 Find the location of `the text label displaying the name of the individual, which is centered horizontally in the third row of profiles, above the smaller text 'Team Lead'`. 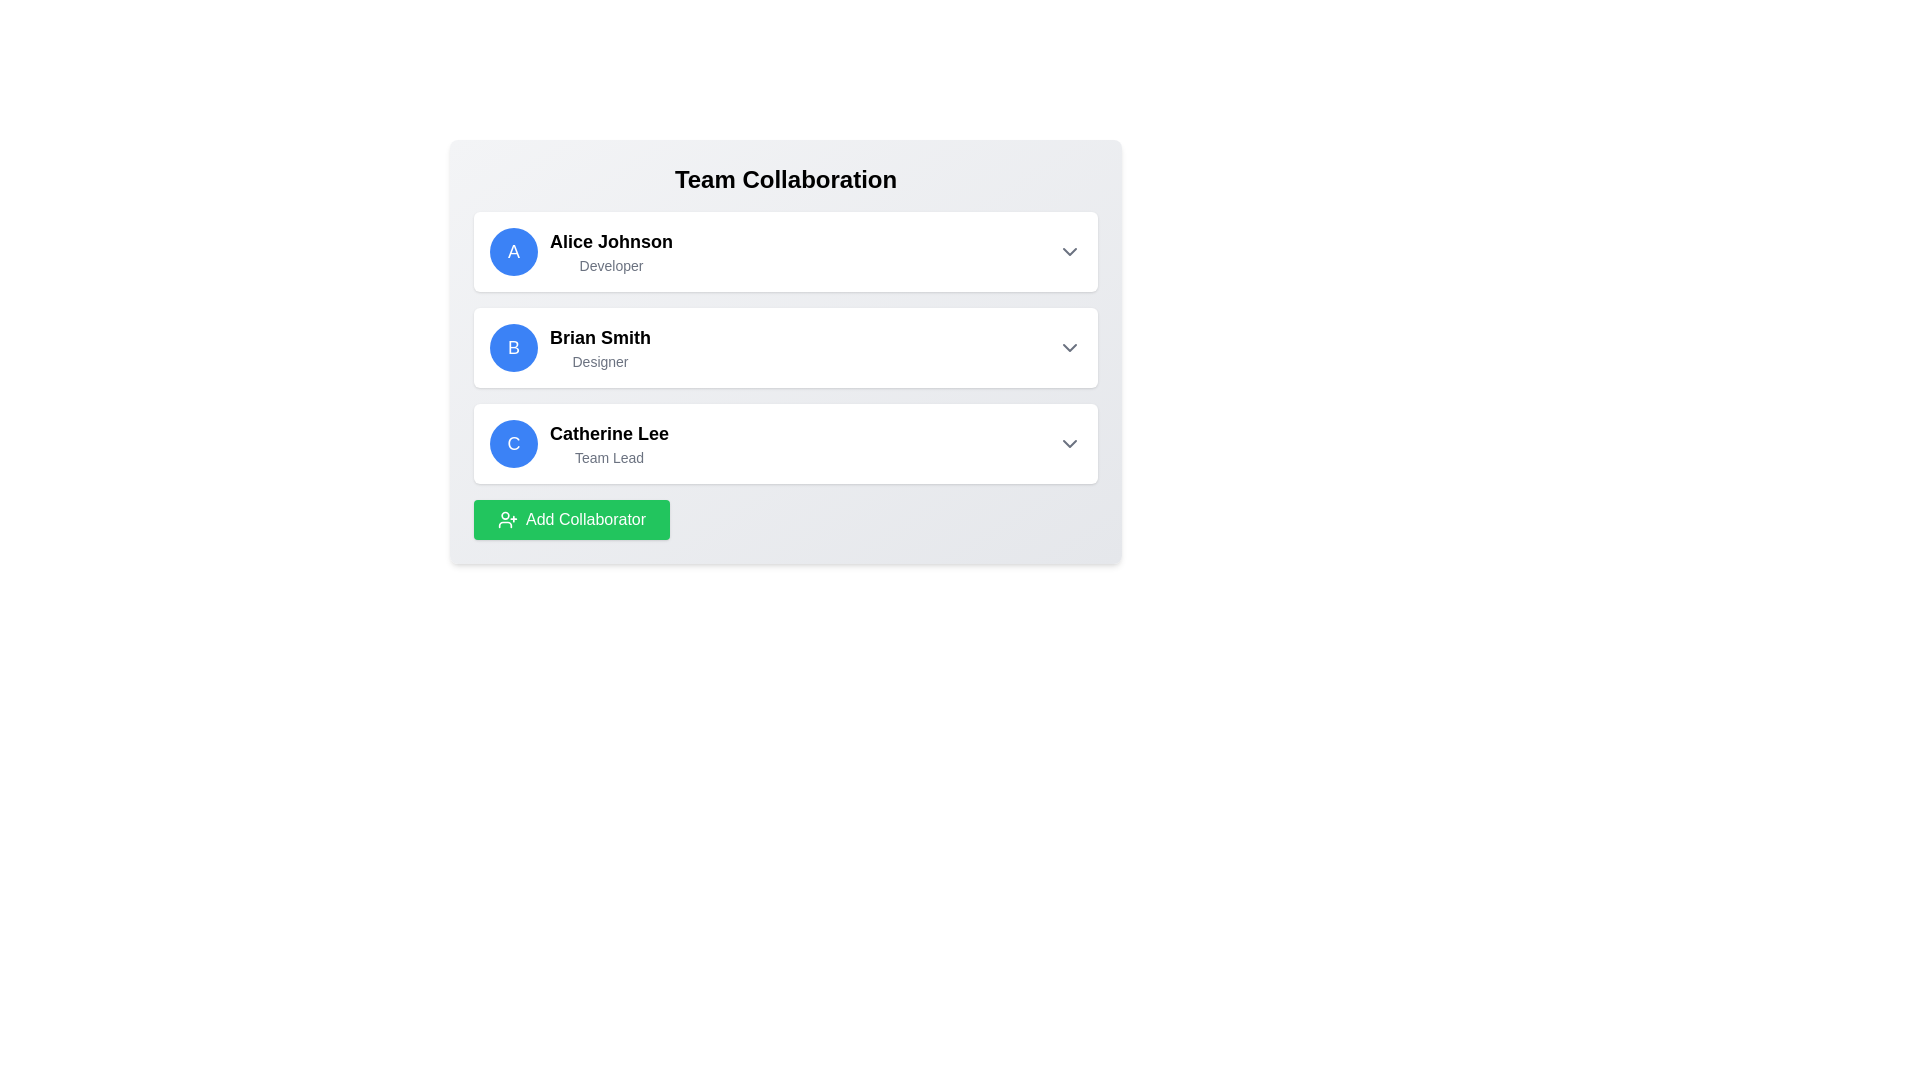

the text label displaying the name of the individual, which is centered horizontally in the third row of profiles, above the smaller text 'Team Lead' is located at coordinates (608, 433).